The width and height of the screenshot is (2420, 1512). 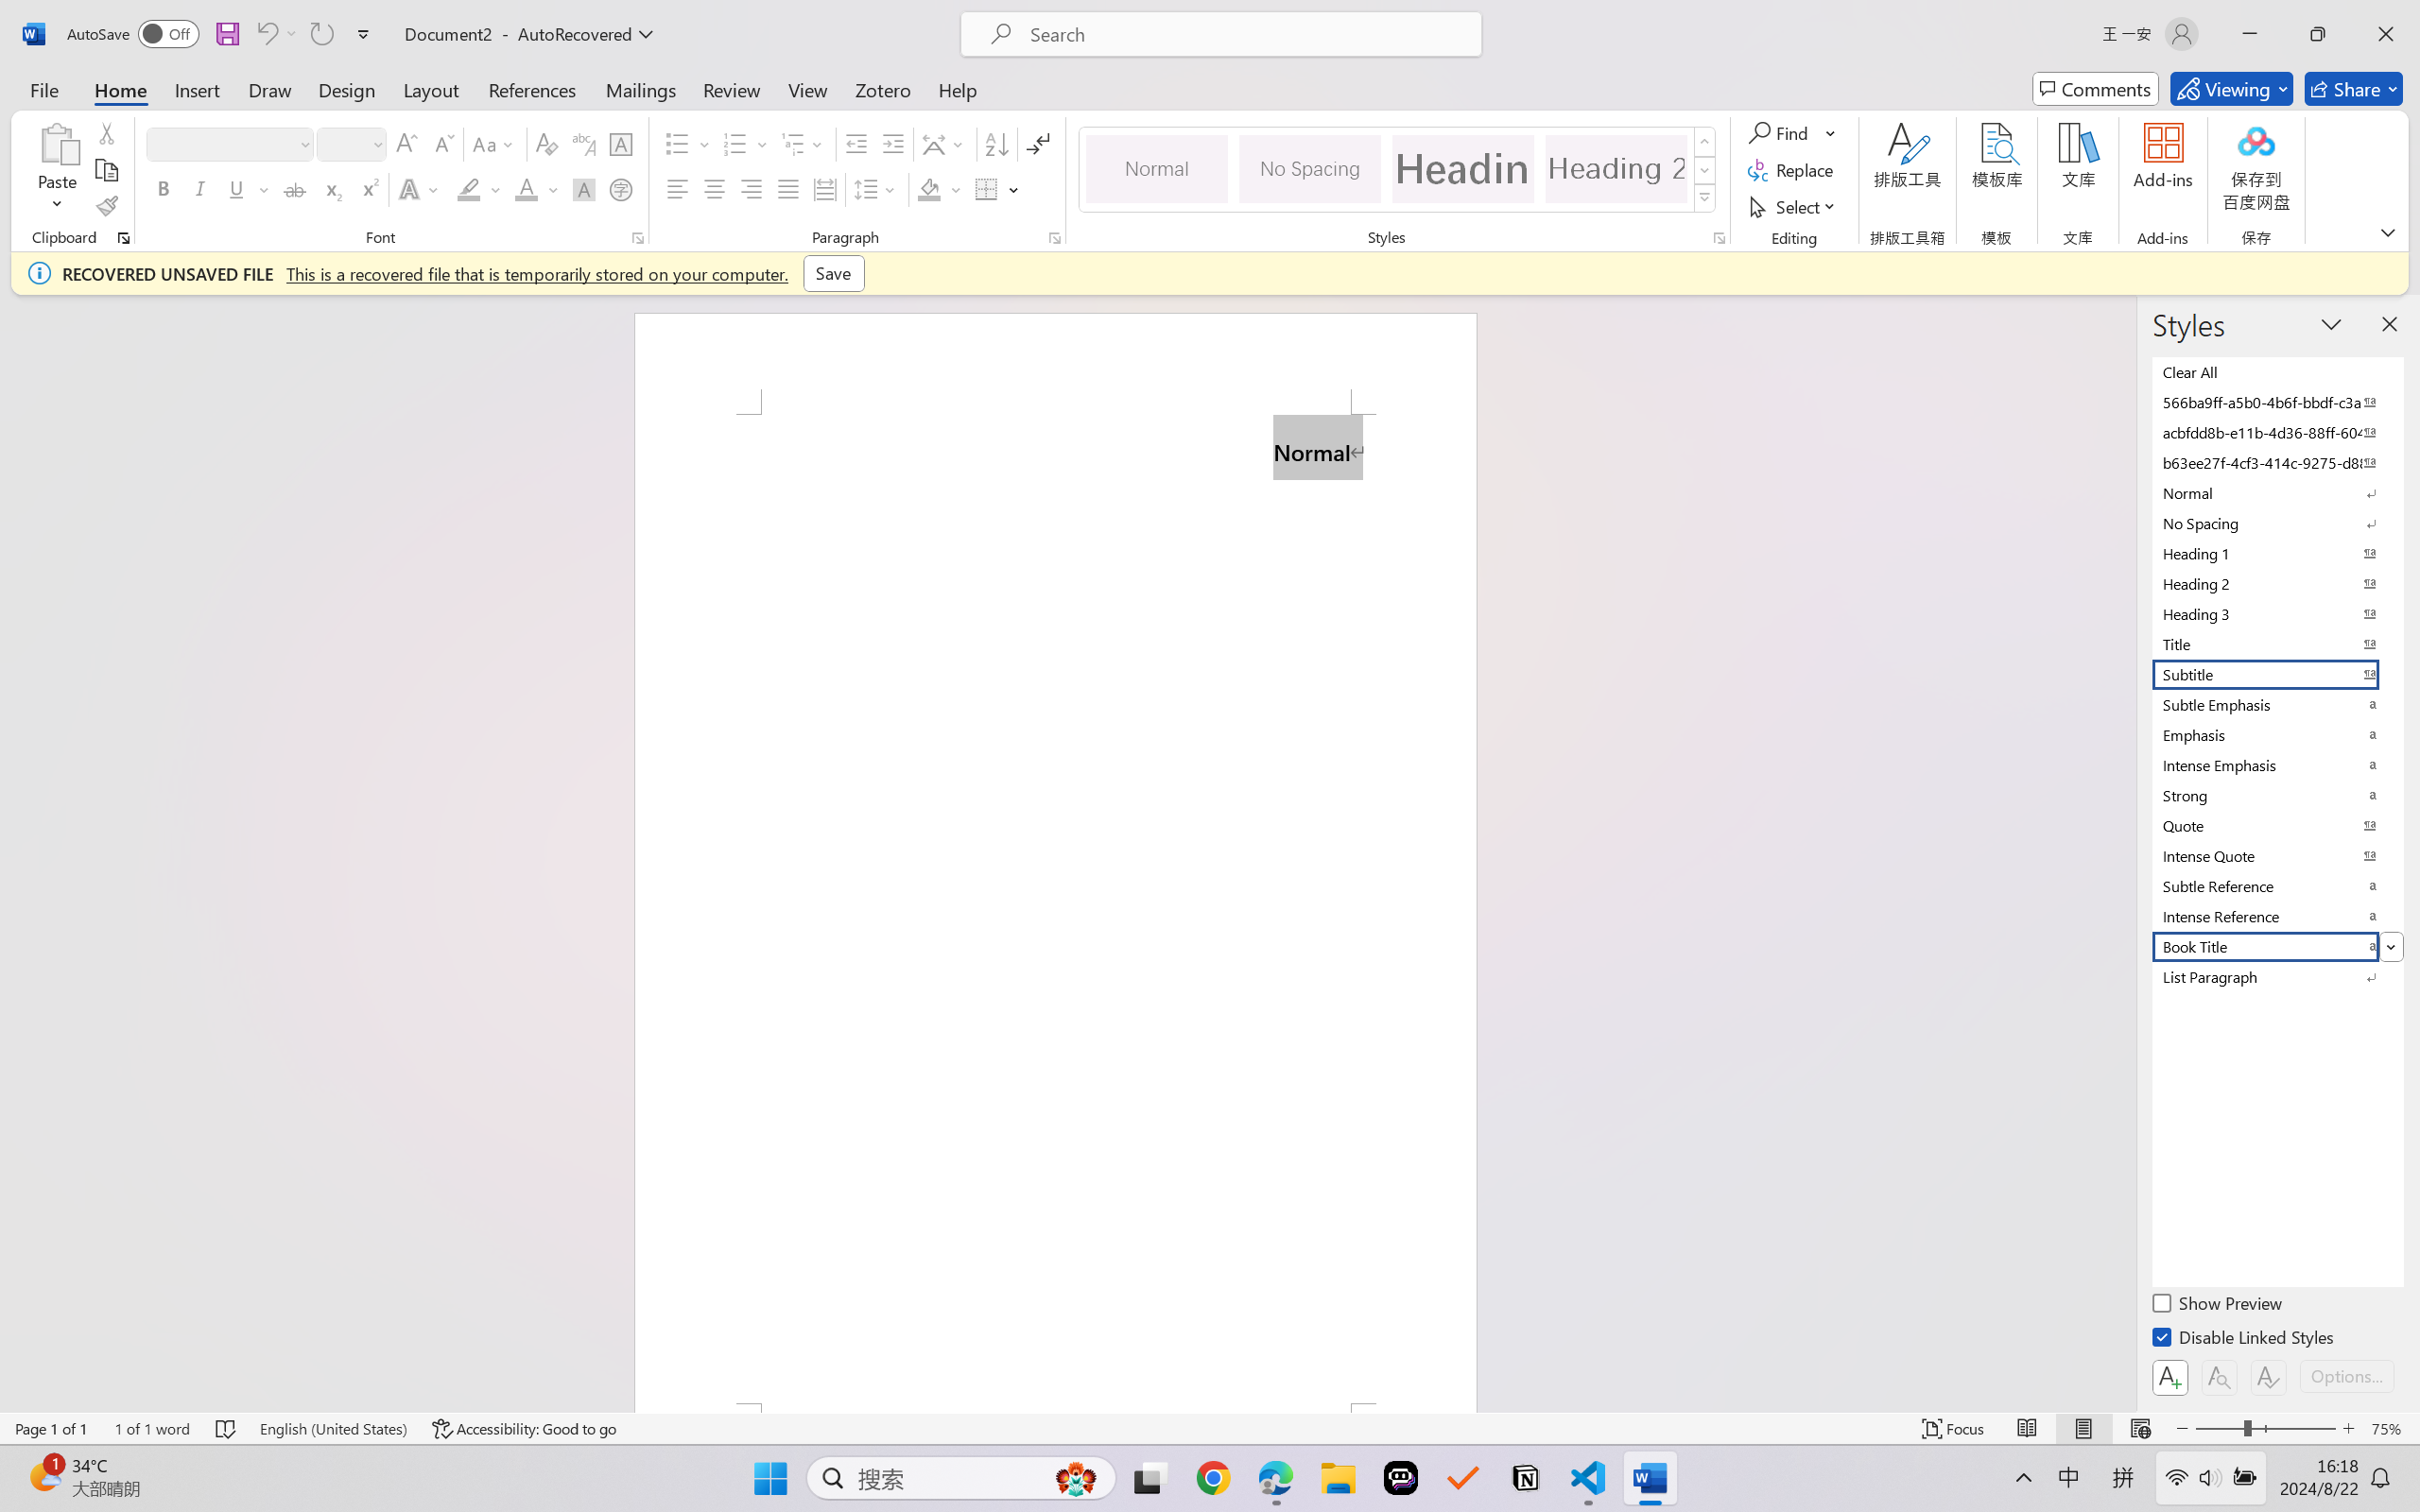 I want to click on 'Clear All', so click(x=2275, y=370).